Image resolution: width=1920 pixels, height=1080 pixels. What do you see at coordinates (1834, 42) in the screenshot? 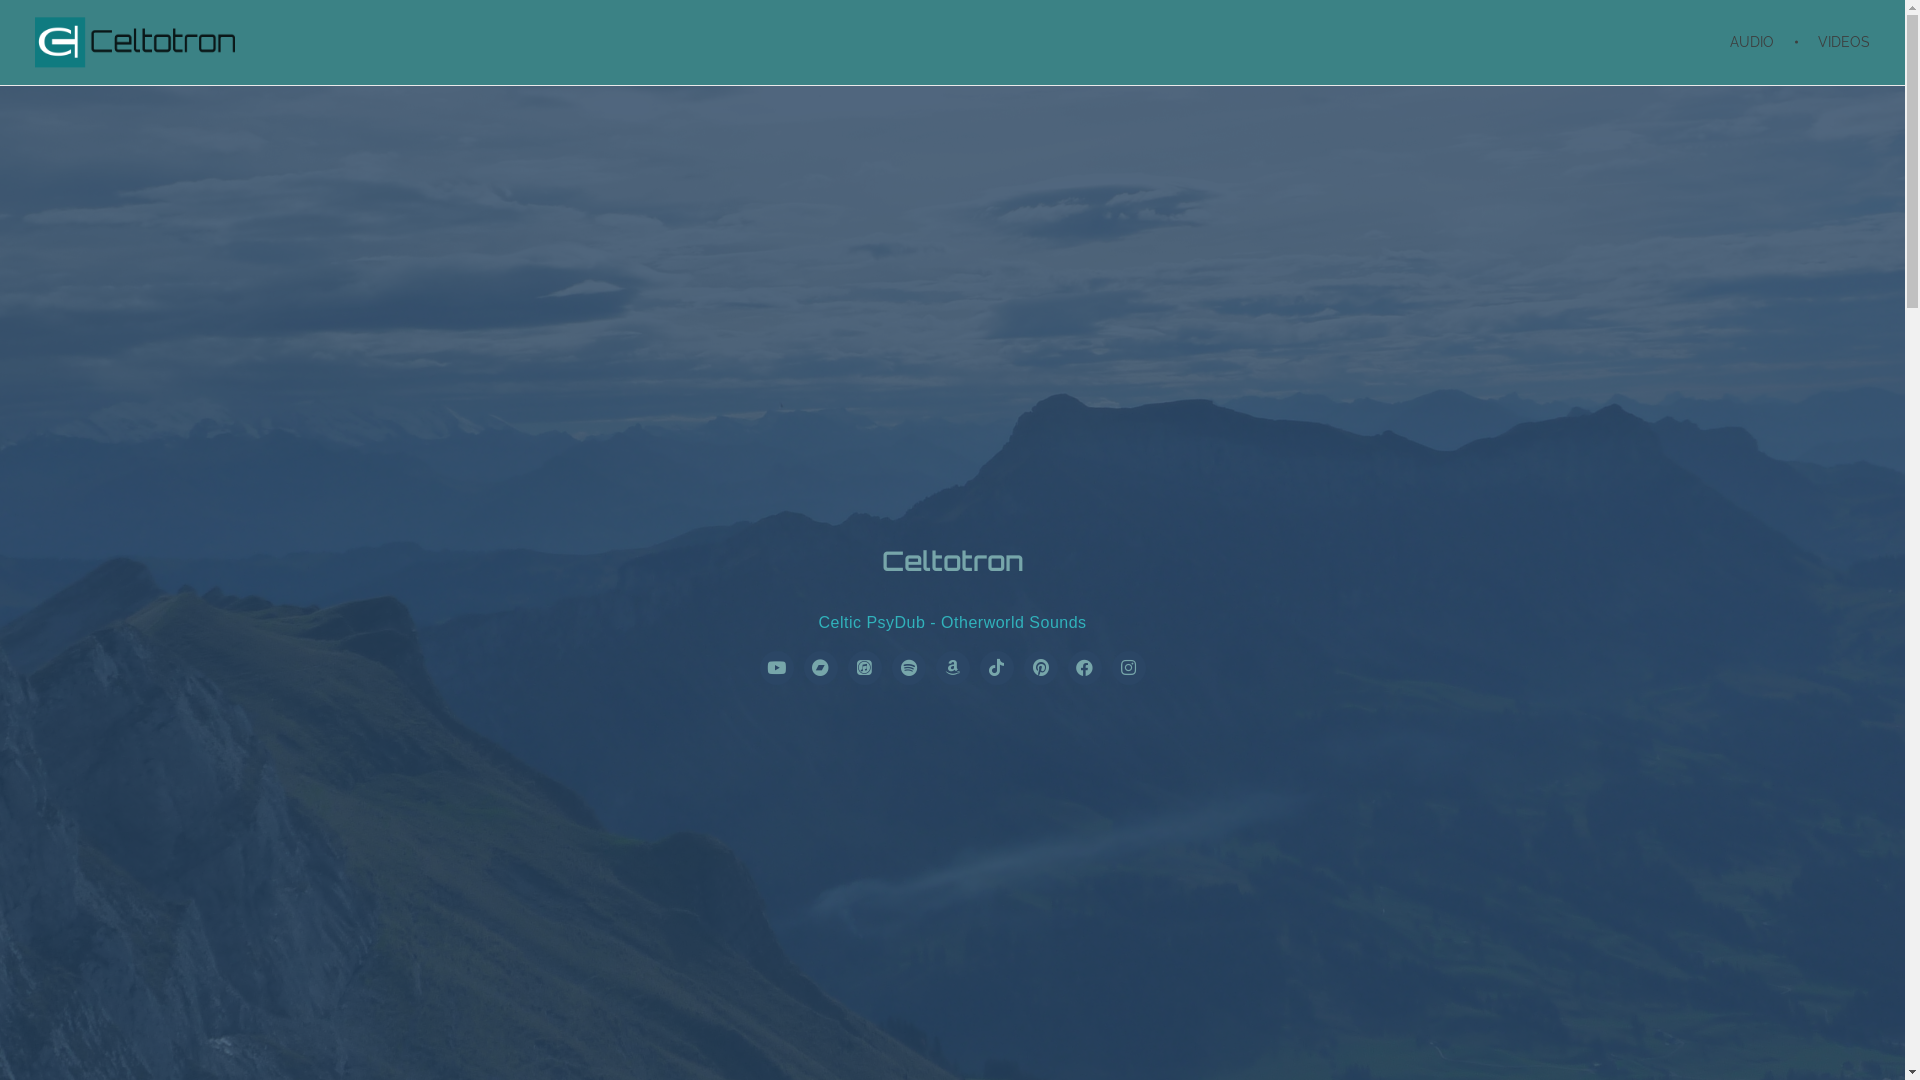
I see `'VIDEOS'` at bounding box center [1834, 42].